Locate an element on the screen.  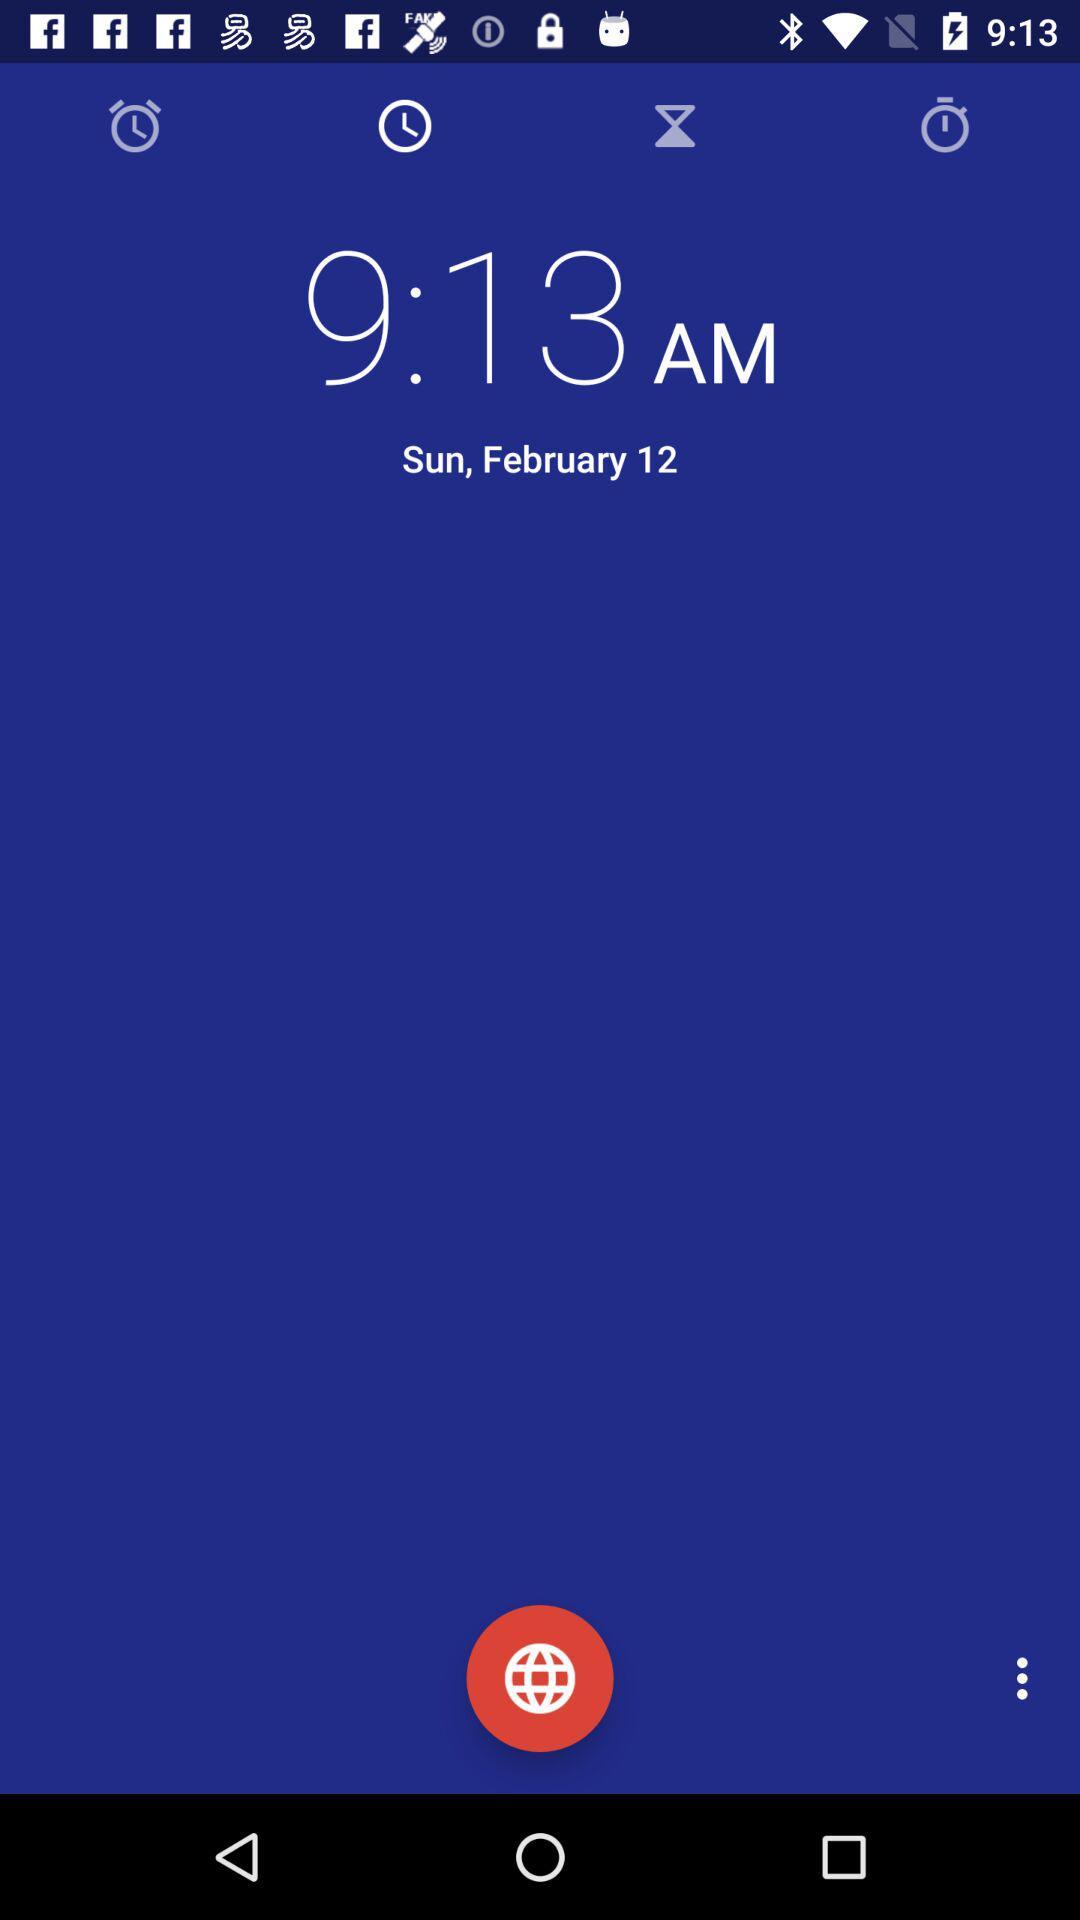
the icon at the bottom right corner is located at coordinates (1027, 1678).